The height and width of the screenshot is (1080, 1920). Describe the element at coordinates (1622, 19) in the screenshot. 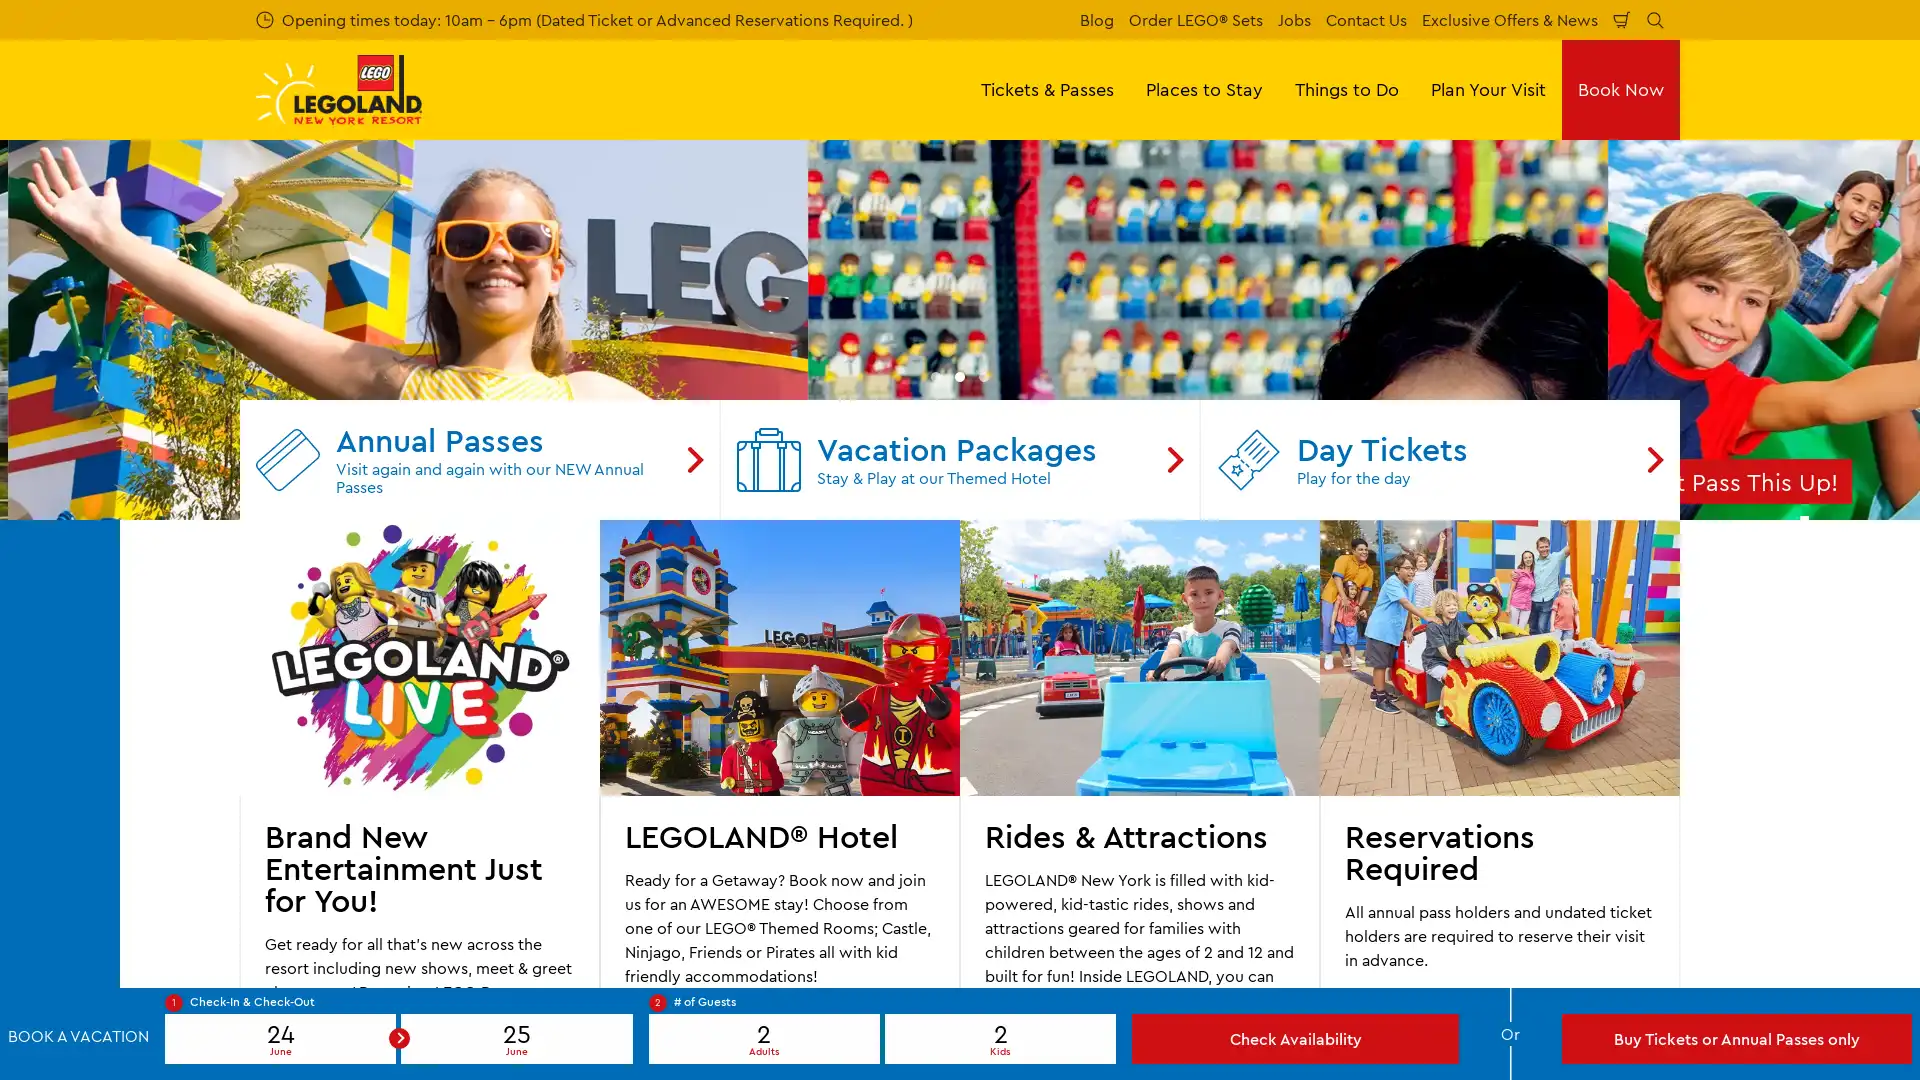

I see `Shopping Cart` at that location.